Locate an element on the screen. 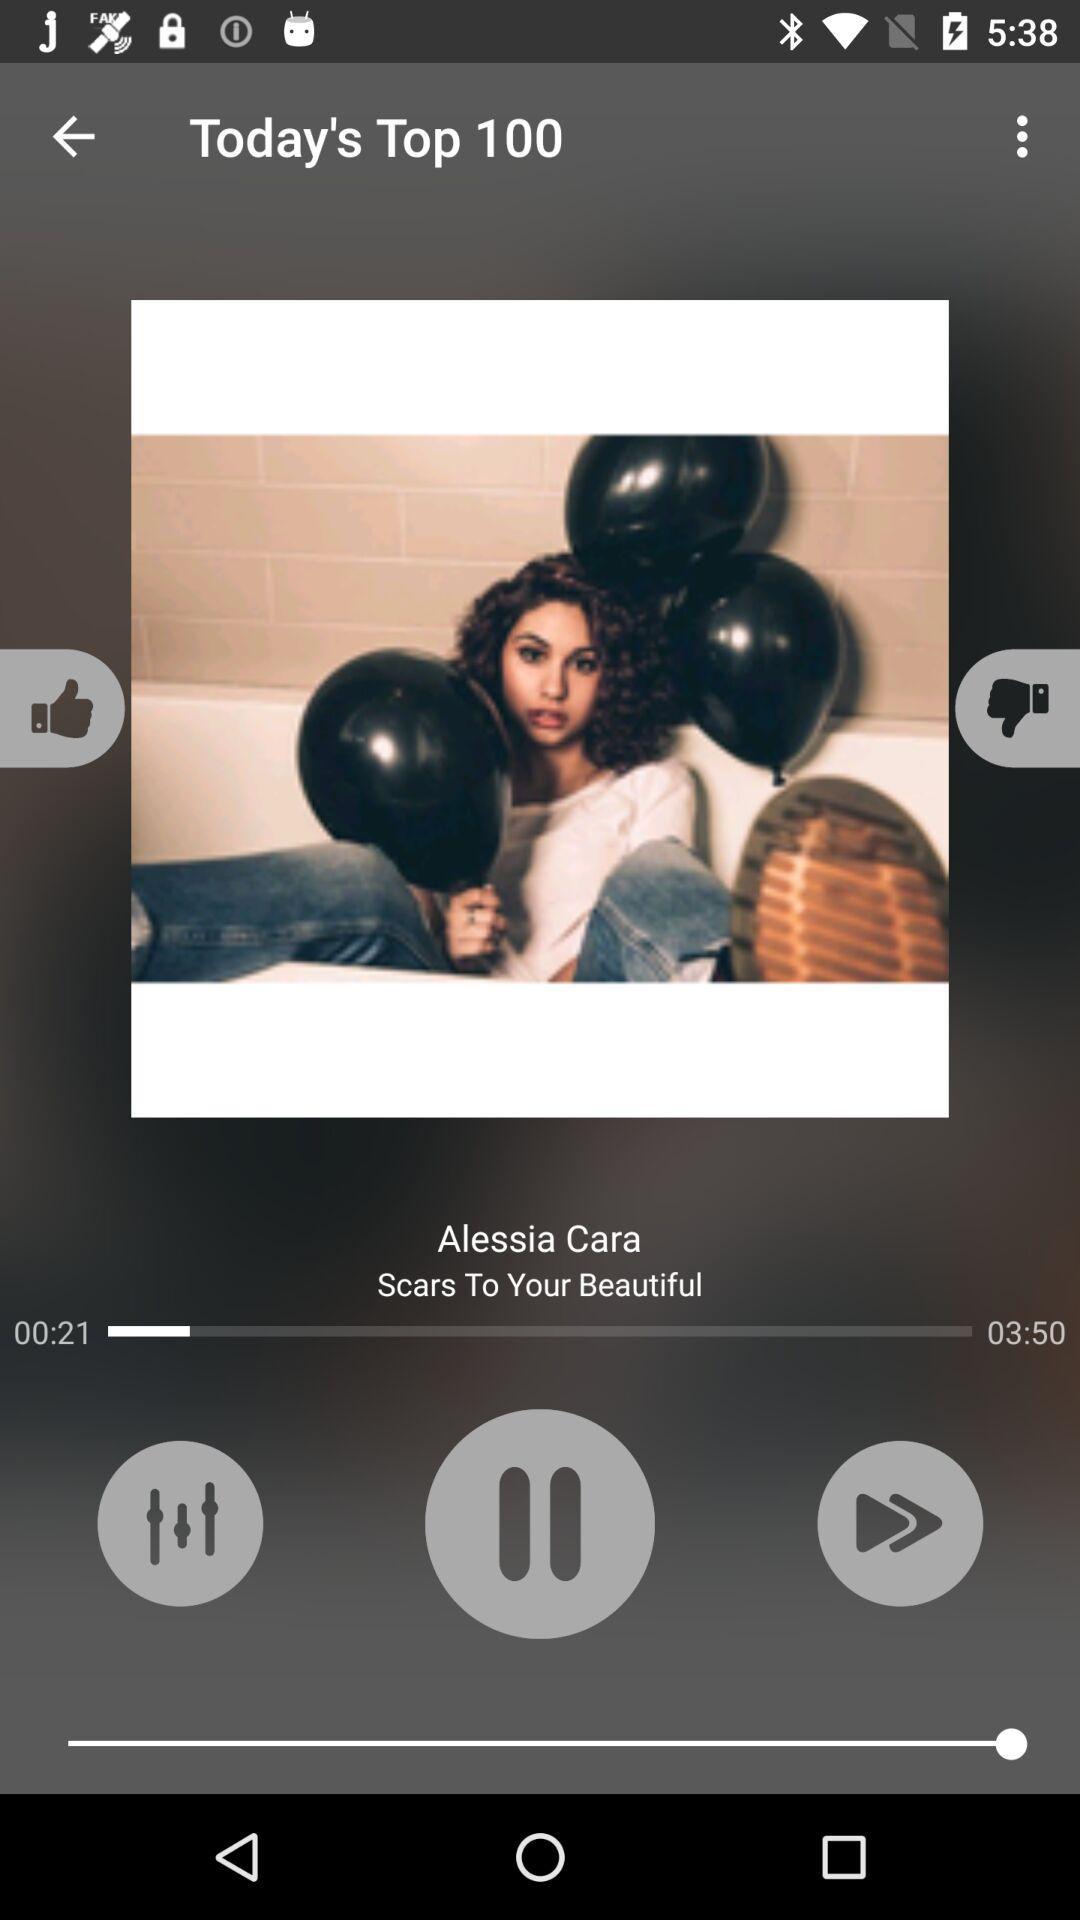 The height and width of the screenshot is (1920, 1080). item to the right of the today s top icon is located at coordinates (1027, 135).